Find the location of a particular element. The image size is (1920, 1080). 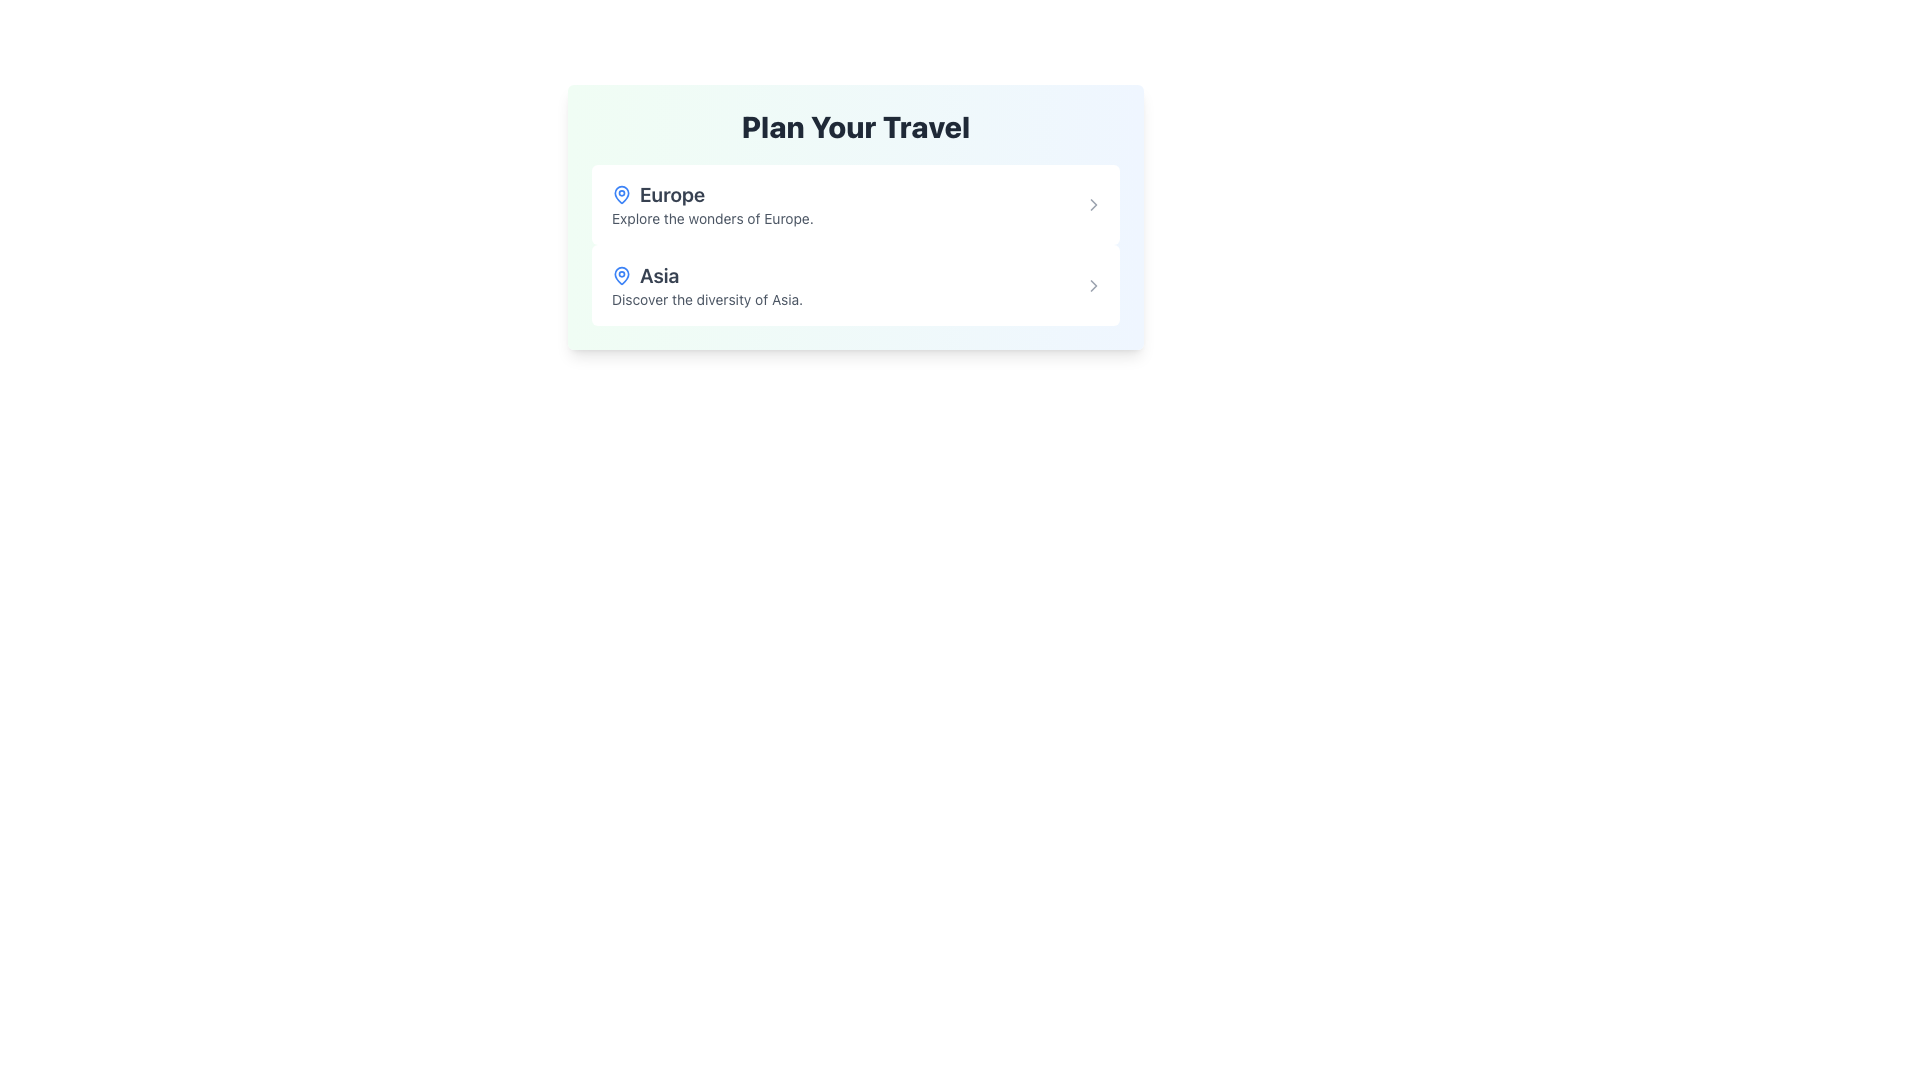

the right-facing chevron arrow icon located at the far right of the 'Europe' section in the 'Plan Your Travel' interface is located at coordinates (1093, 204).